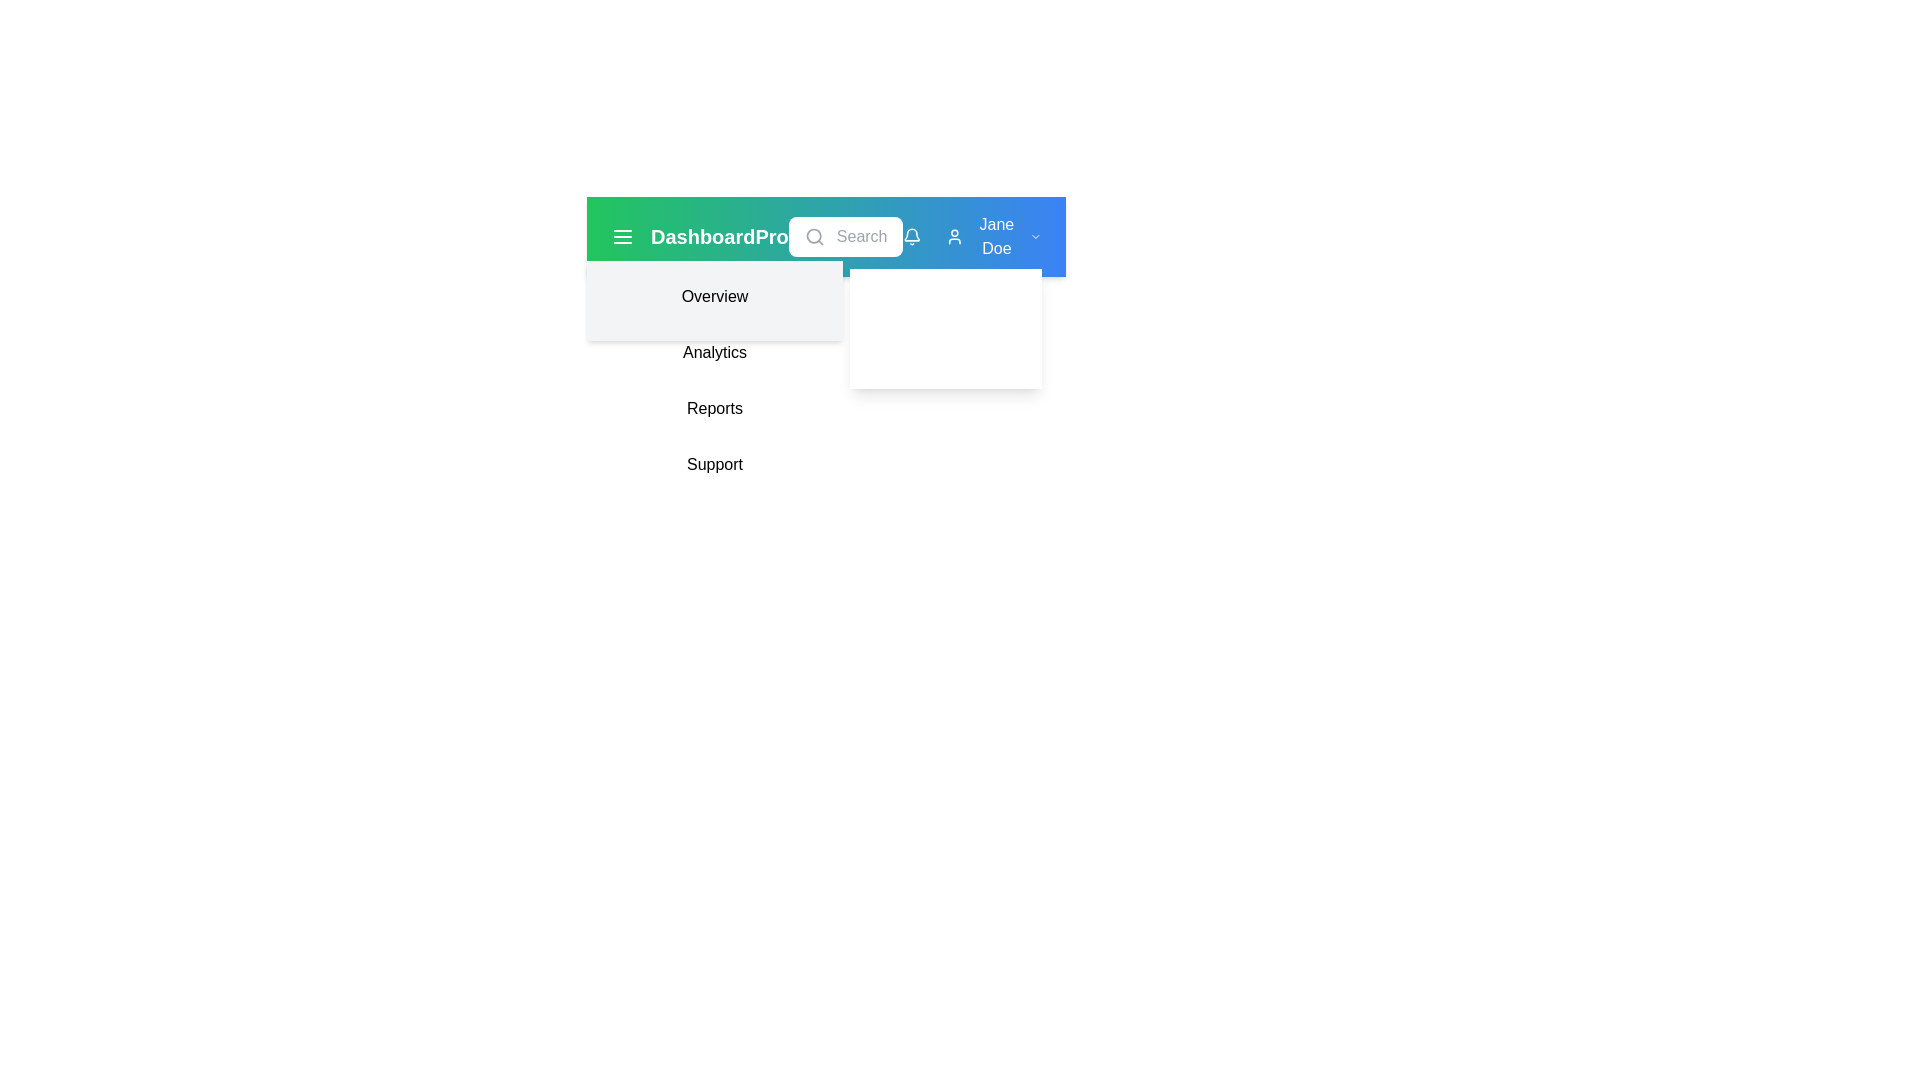  I want to click on the user icon, which is a white SVG icon resembling a person, located in the top right navigation bar adjacent to the text label 'Jane Doe', so click(953, 235).